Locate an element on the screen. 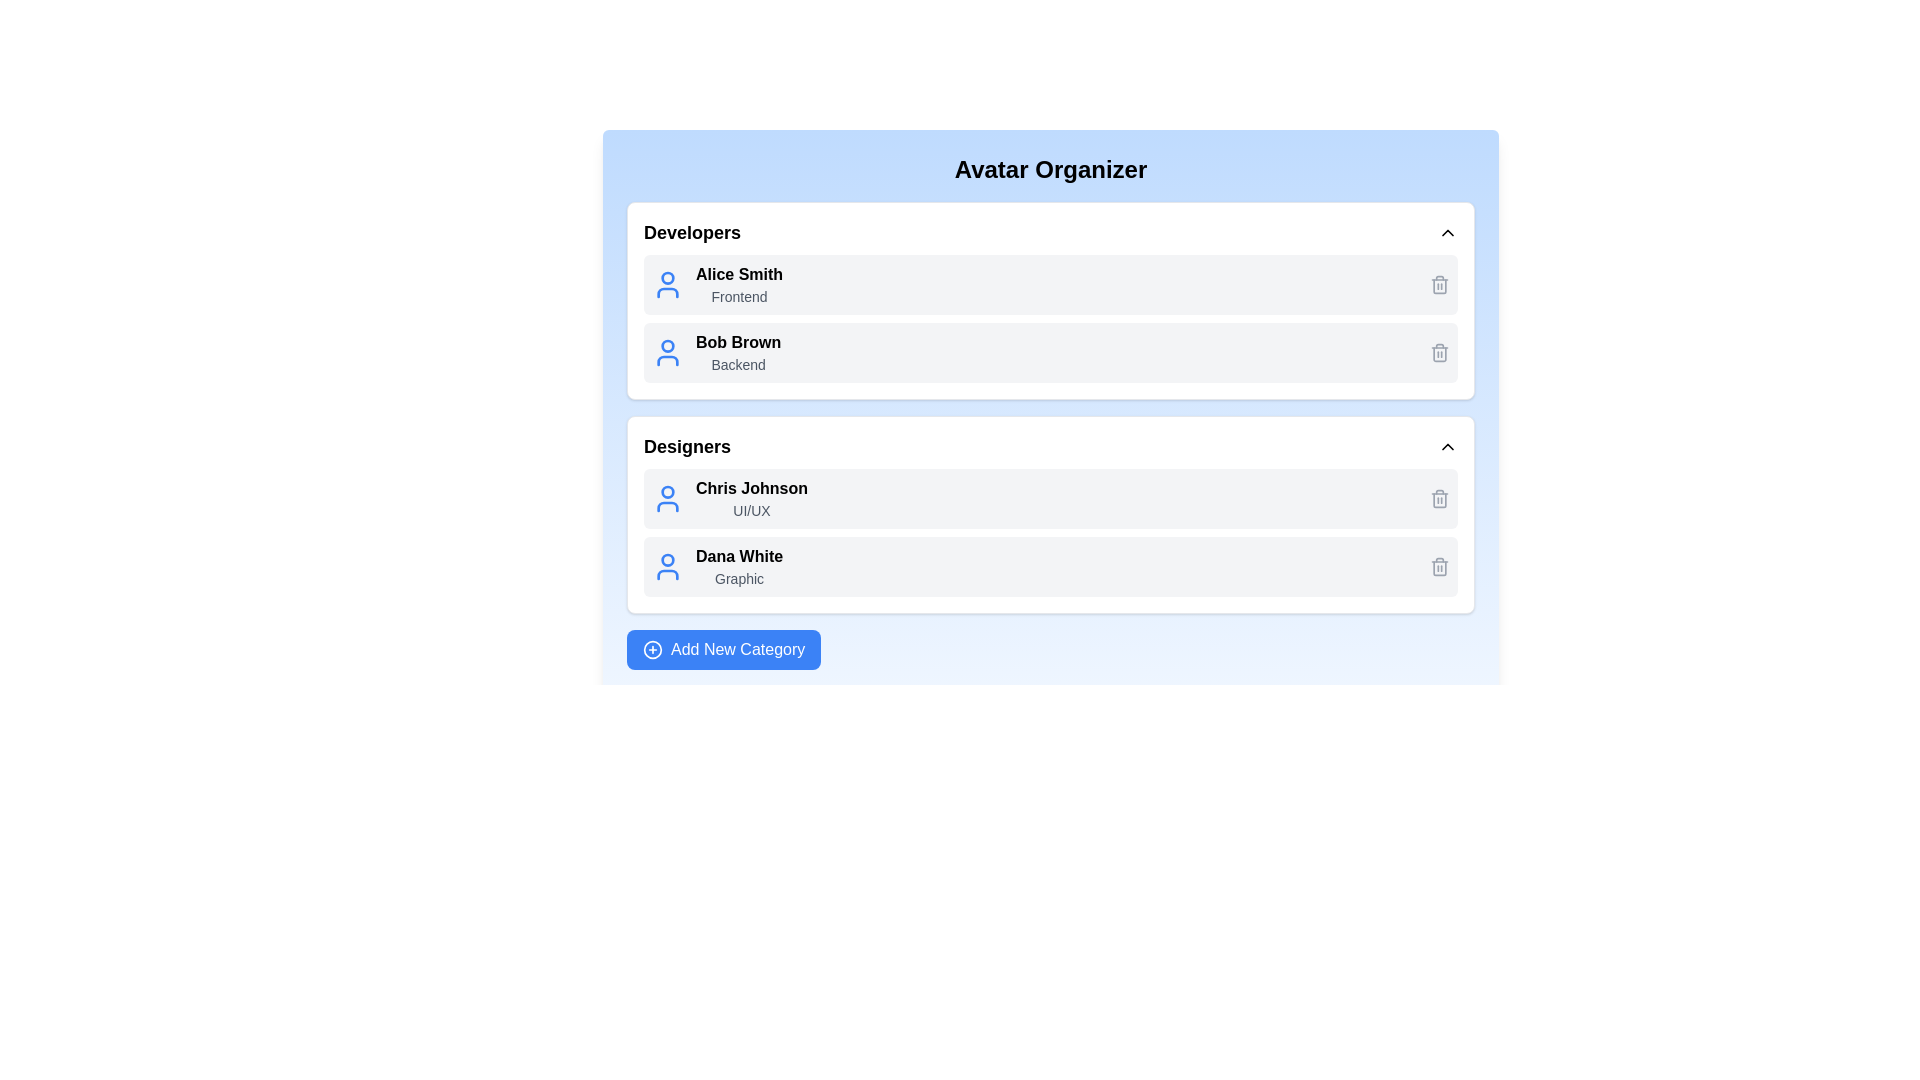 Image resolution: width=1920 pixels, height=1080 pixels. the rectangular icon within the trash can graphic associated with the entry 'Dana White' under the category 'Designers' is located at coordinates (1440, 499).